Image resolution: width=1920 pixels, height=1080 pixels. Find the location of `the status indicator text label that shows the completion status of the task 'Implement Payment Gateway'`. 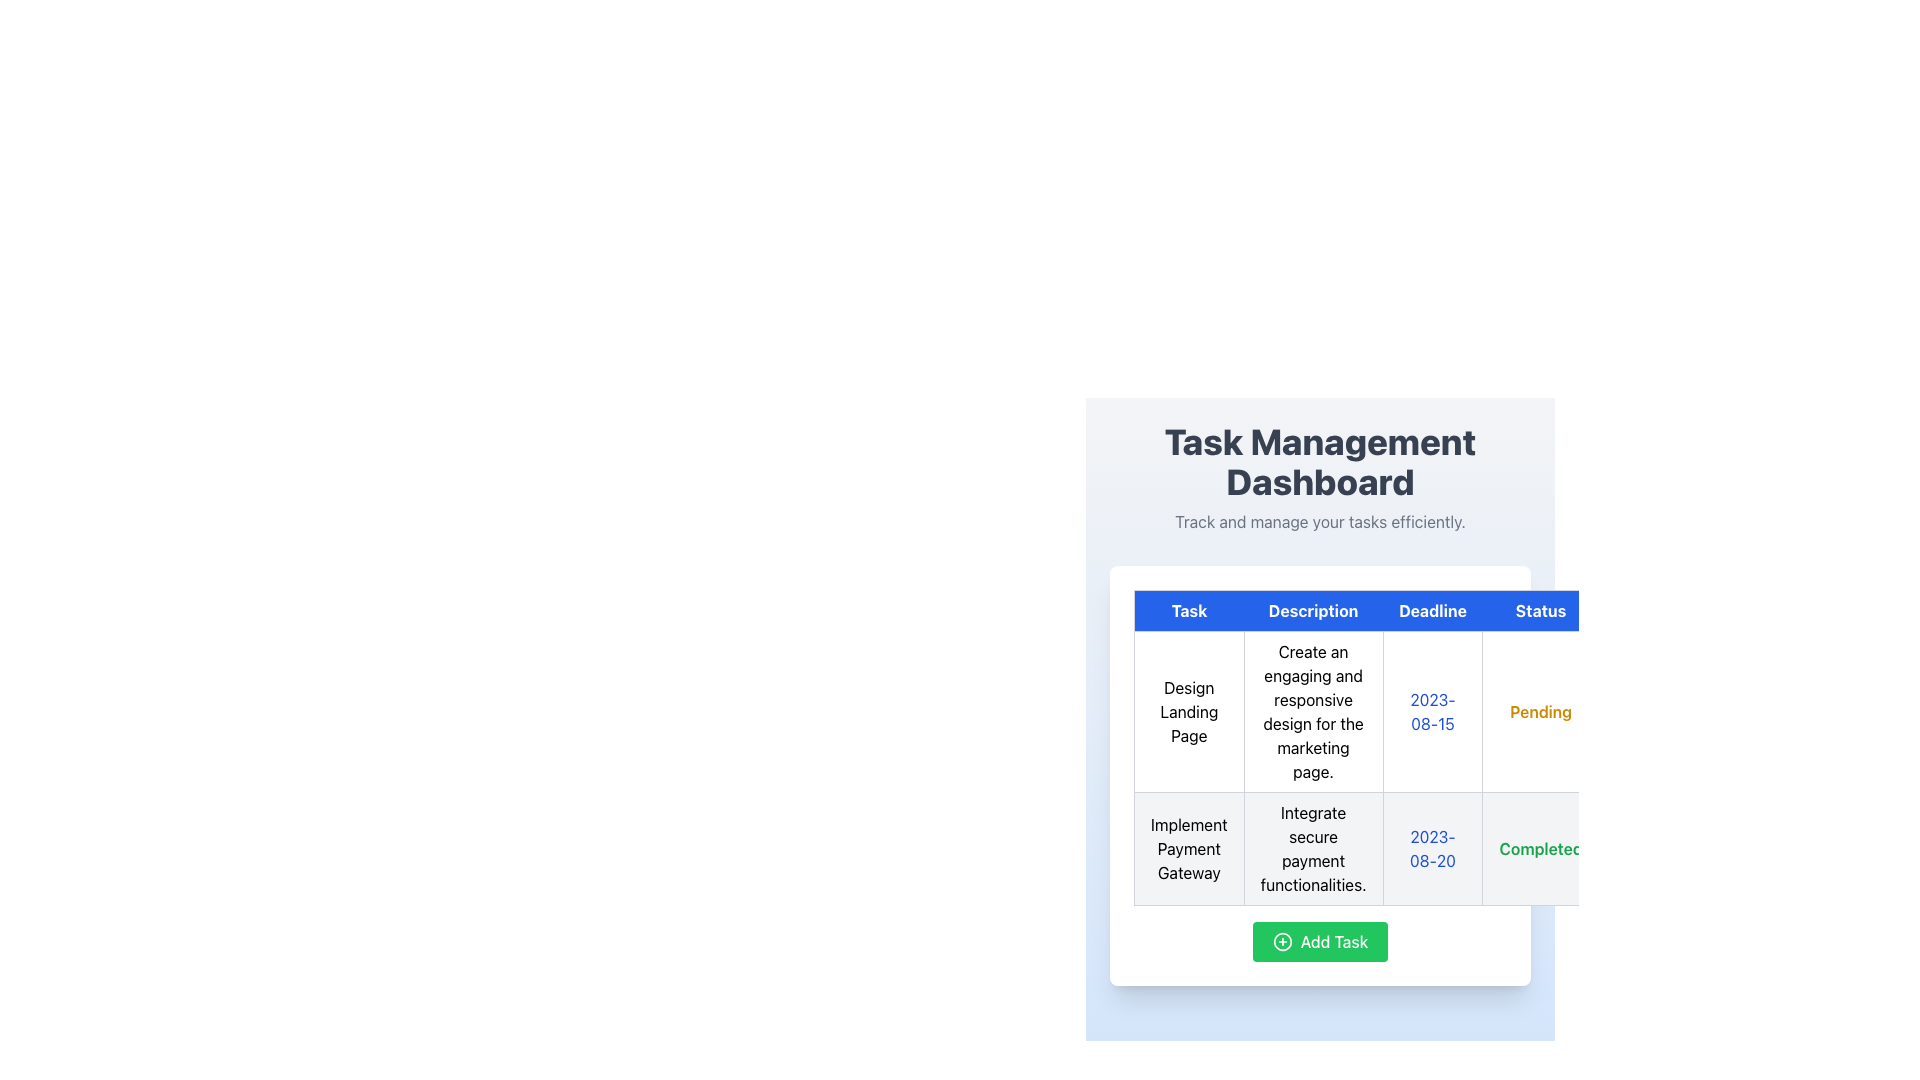

the status indicator text label that shows the completion status of the task 'Implement Payment Gateway' is located at coordinates (1540, 848).